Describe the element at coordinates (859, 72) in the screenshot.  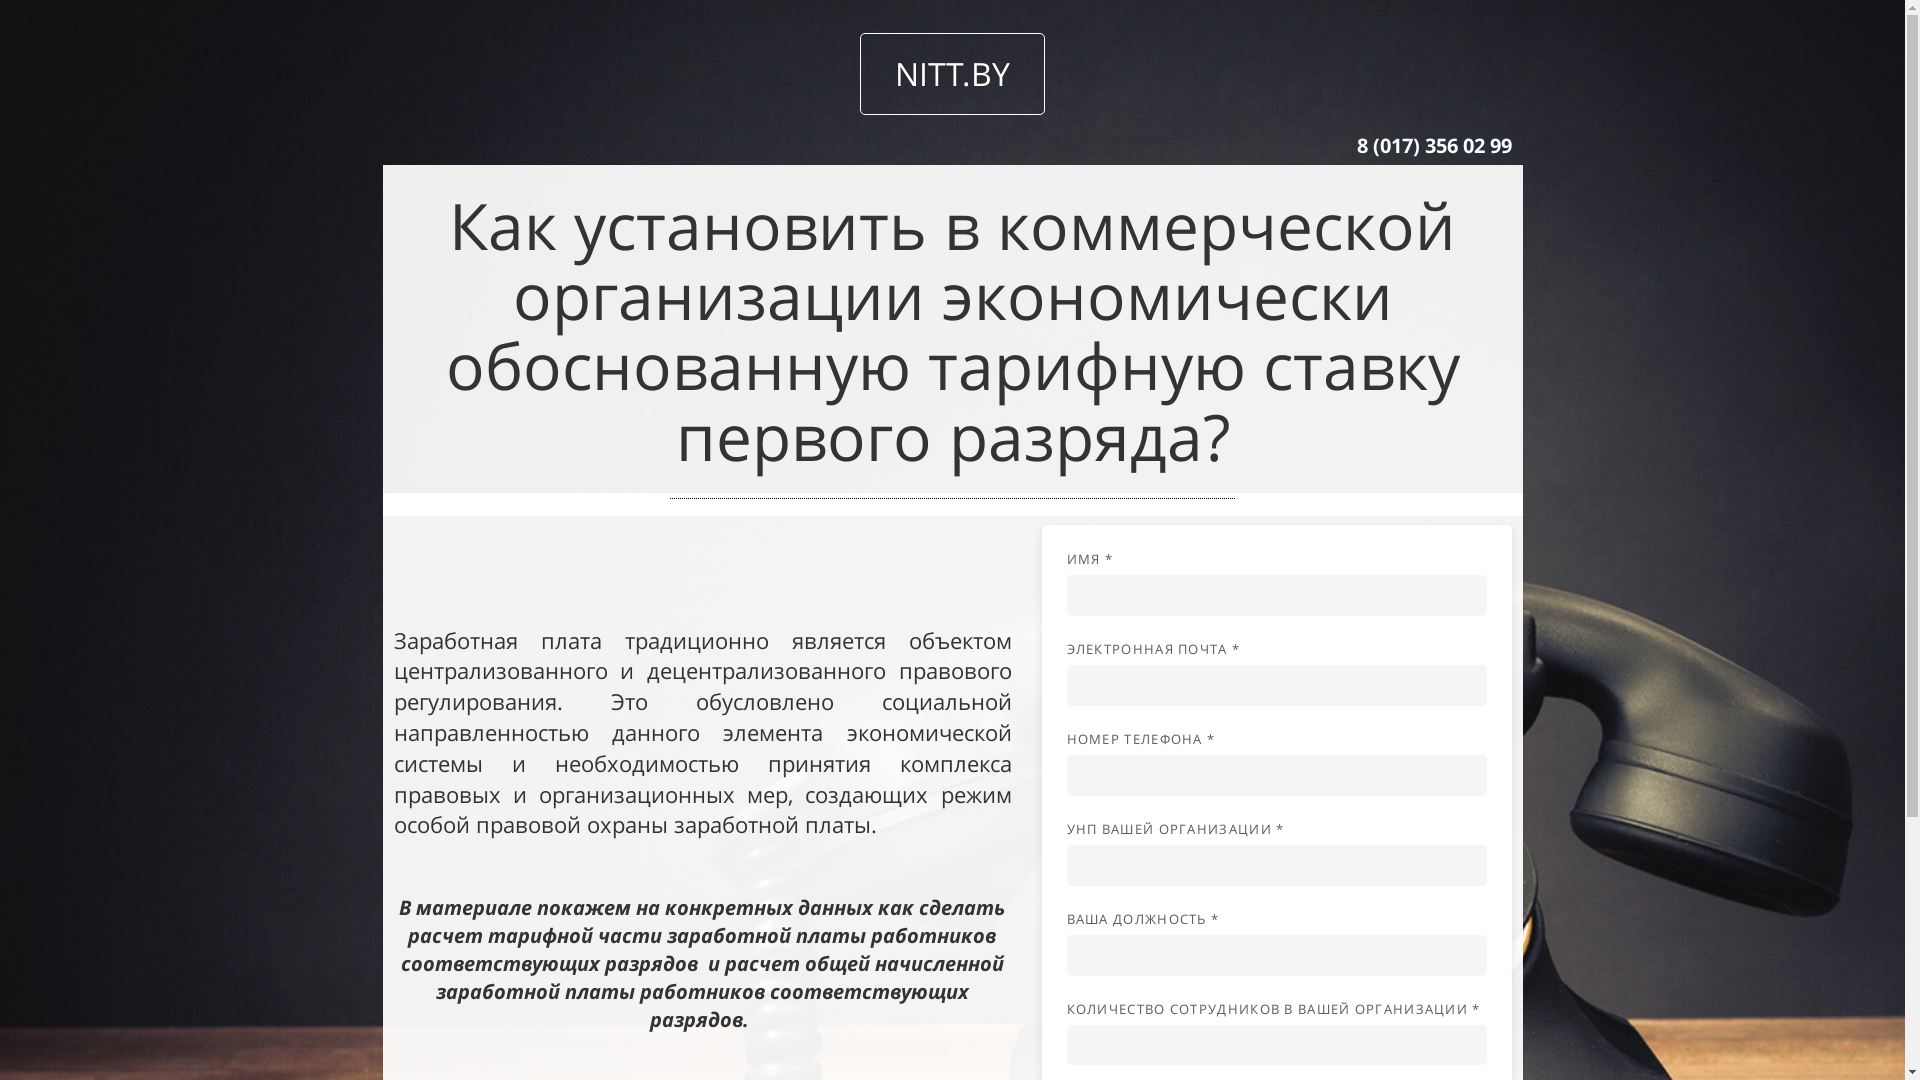
I see `'NITT.BY'` at that location.